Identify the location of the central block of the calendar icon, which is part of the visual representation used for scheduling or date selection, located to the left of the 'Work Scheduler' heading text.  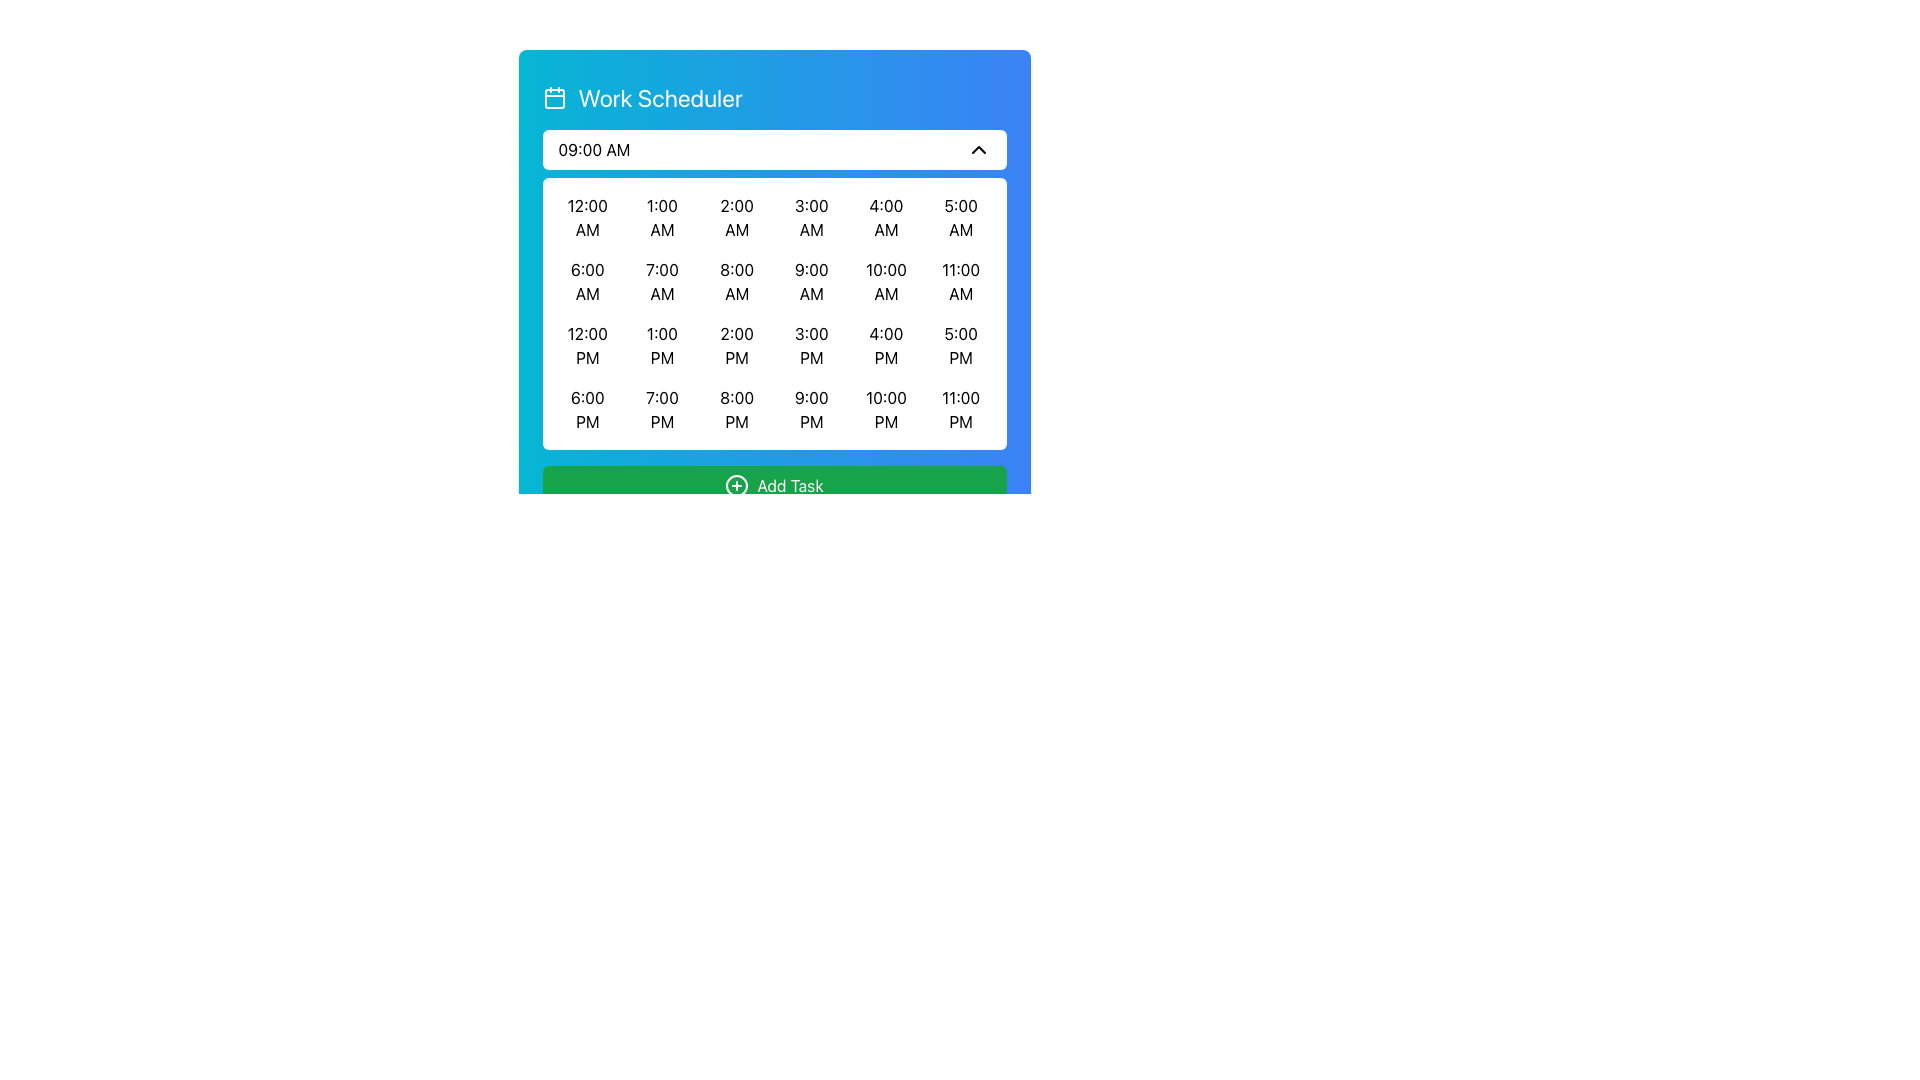
(554, 99).